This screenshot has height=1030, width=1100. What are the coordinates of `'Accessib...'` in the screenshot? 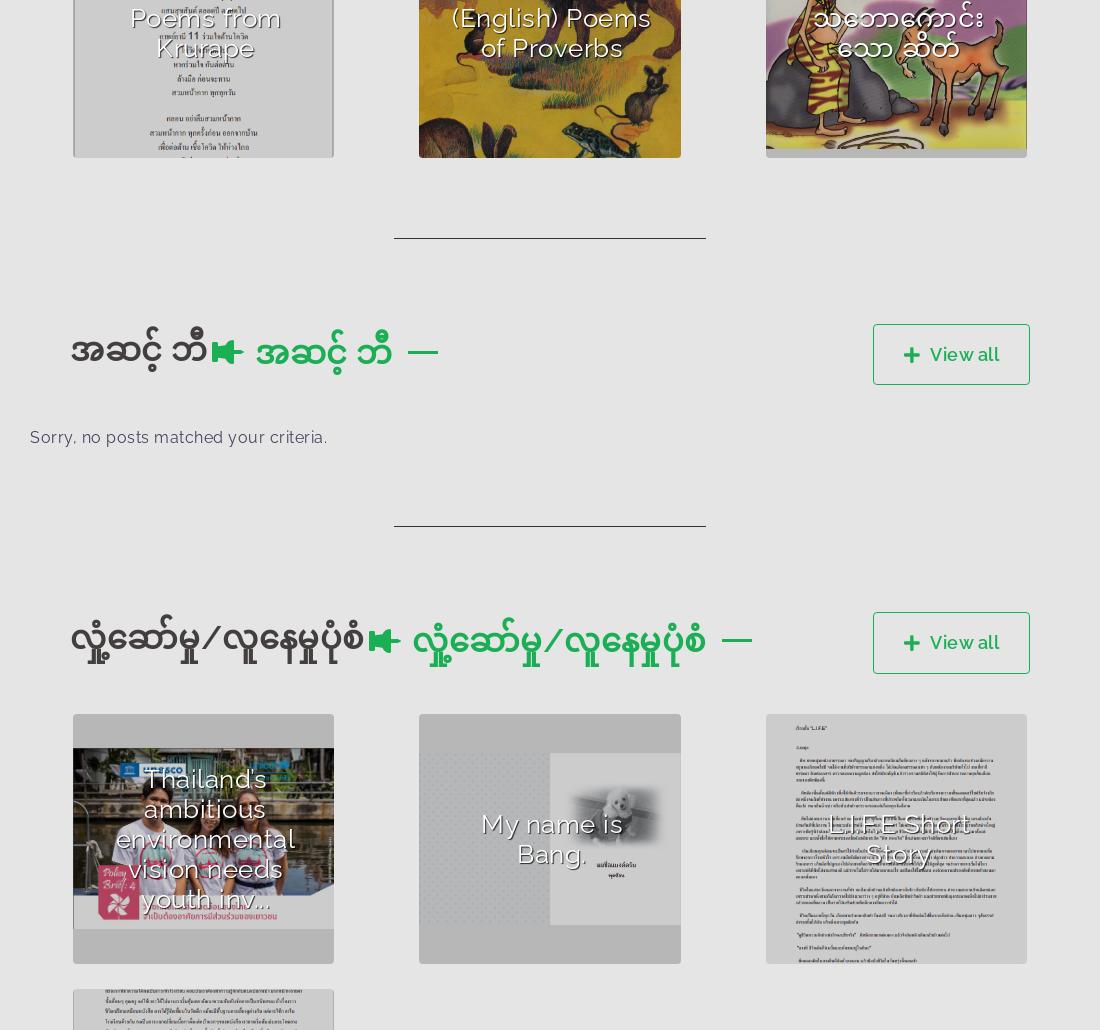 It's located at (446, 899).